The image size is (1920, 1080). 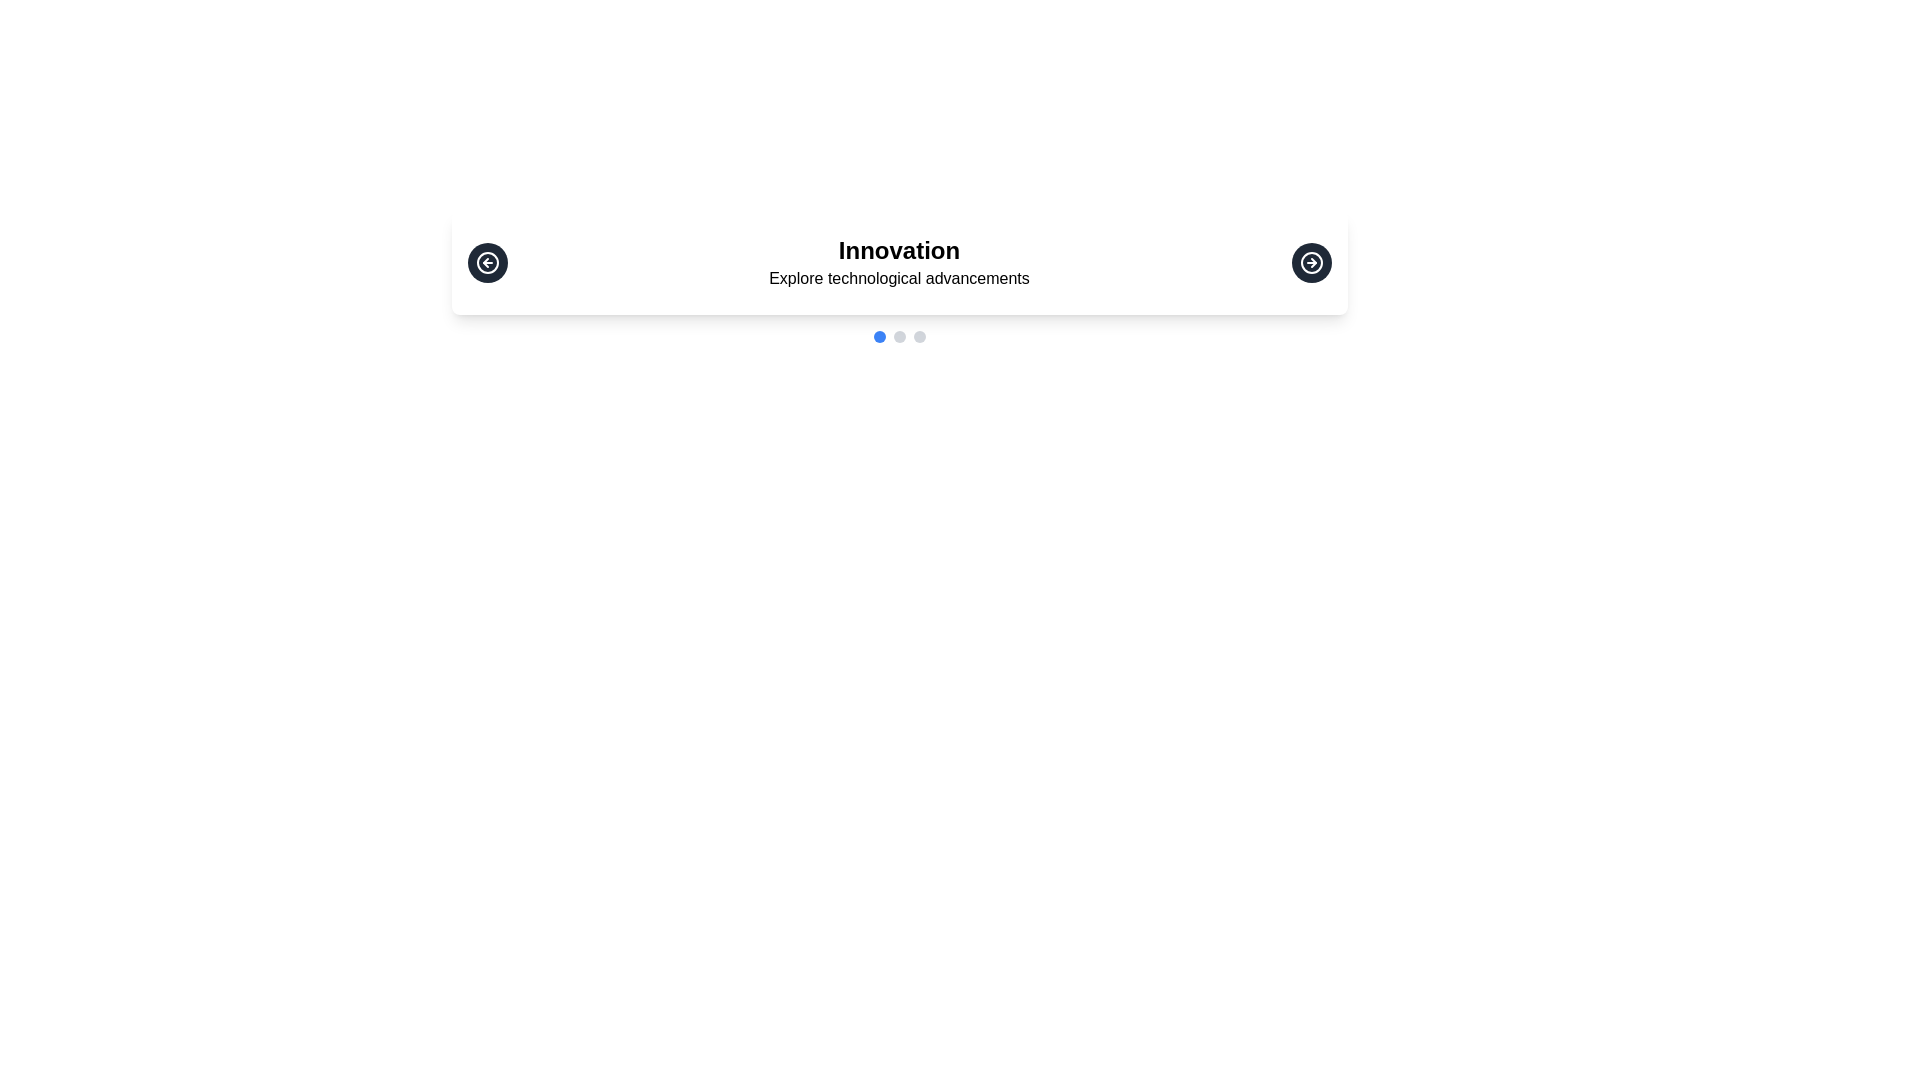 What do you see at coordinates (898, 335) in the screenshot?
I see `the second circular indicator, which represents an inactive state in the series of indicators below the title 'Innovation'` at bounding box center [898, 335].